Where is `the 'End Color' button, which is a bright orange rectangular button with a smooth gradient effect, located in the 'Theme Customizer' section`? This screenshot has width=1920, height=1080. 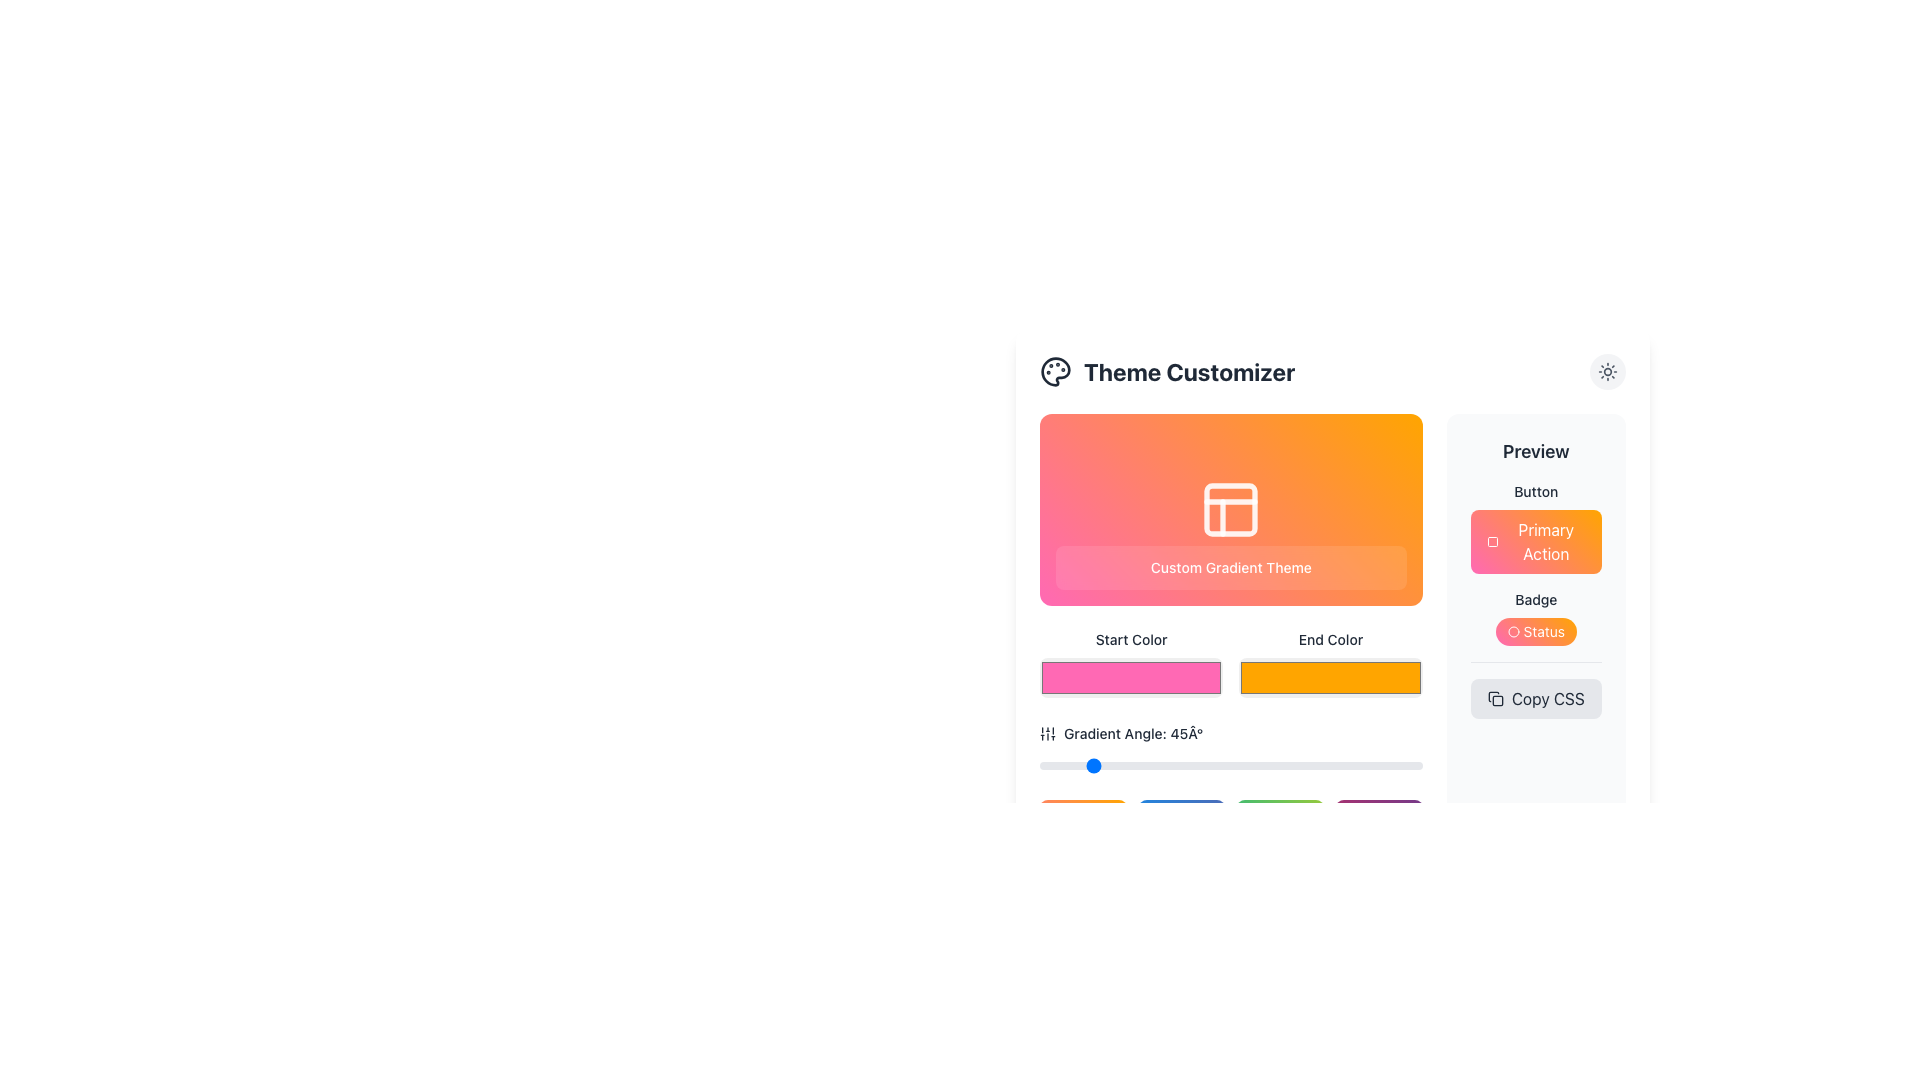 the 'End Color' button, which is a bright orange rectangular button with a smooth gradient effect, located in the 'Theme Customizer' section is located at coordinates (1333, 647).